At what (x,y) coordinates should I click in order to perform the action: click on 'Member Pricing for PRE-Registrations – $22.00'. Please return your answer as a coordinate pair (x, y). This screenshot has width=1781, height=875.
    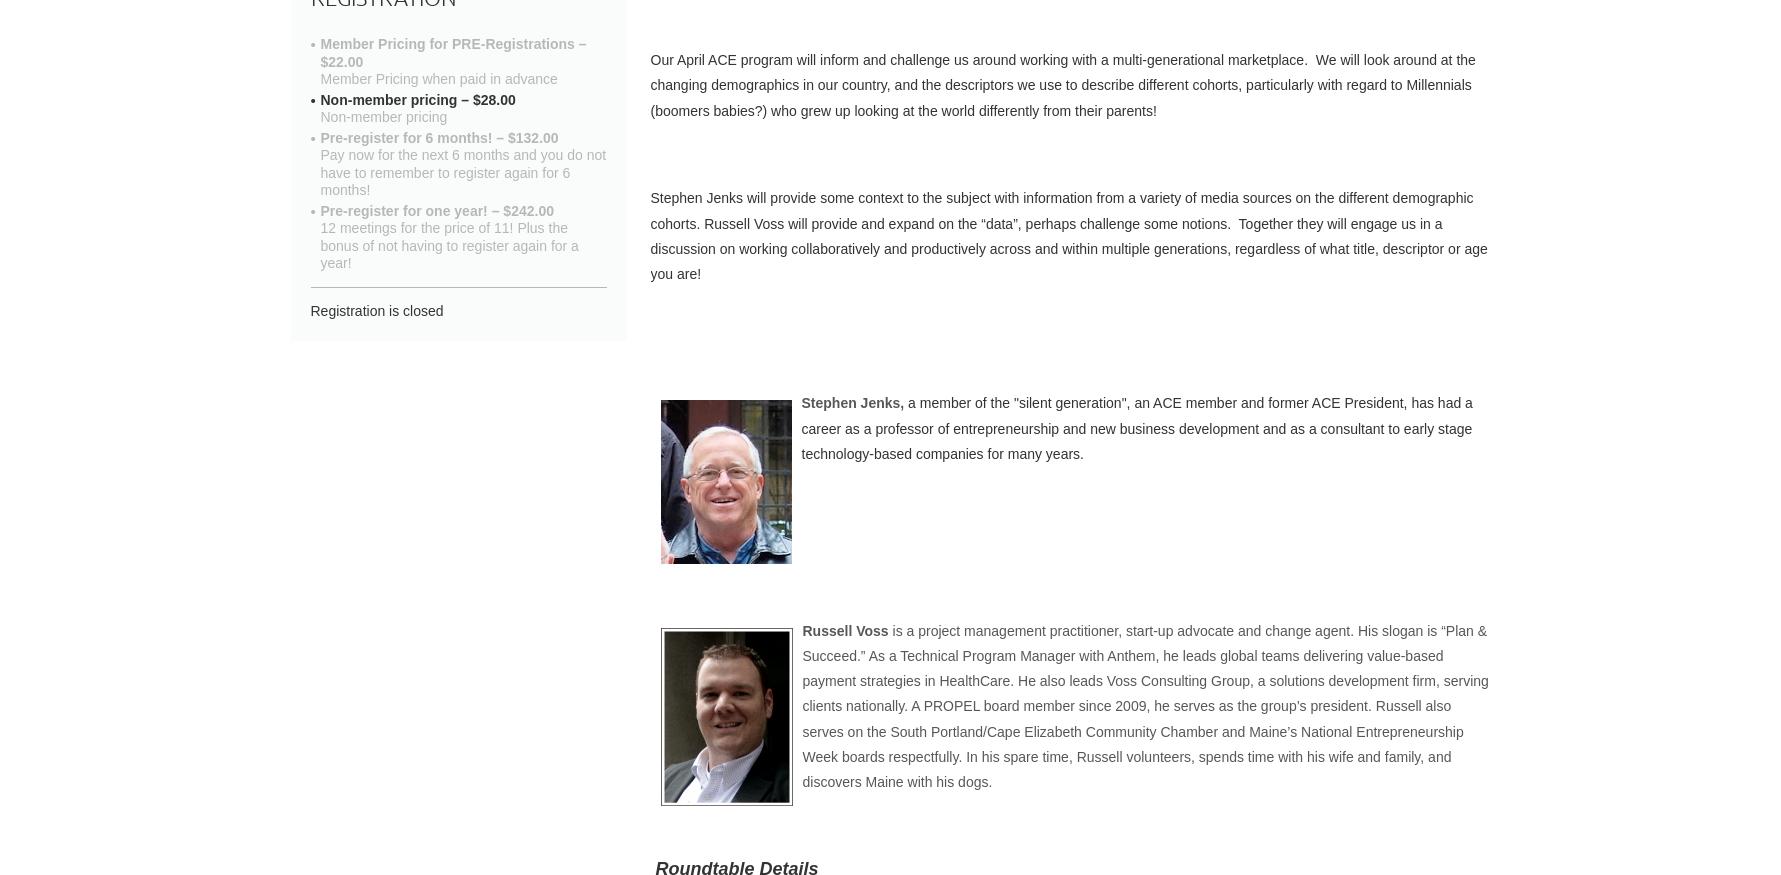
    Looking at the image, I should click on (452, 51).